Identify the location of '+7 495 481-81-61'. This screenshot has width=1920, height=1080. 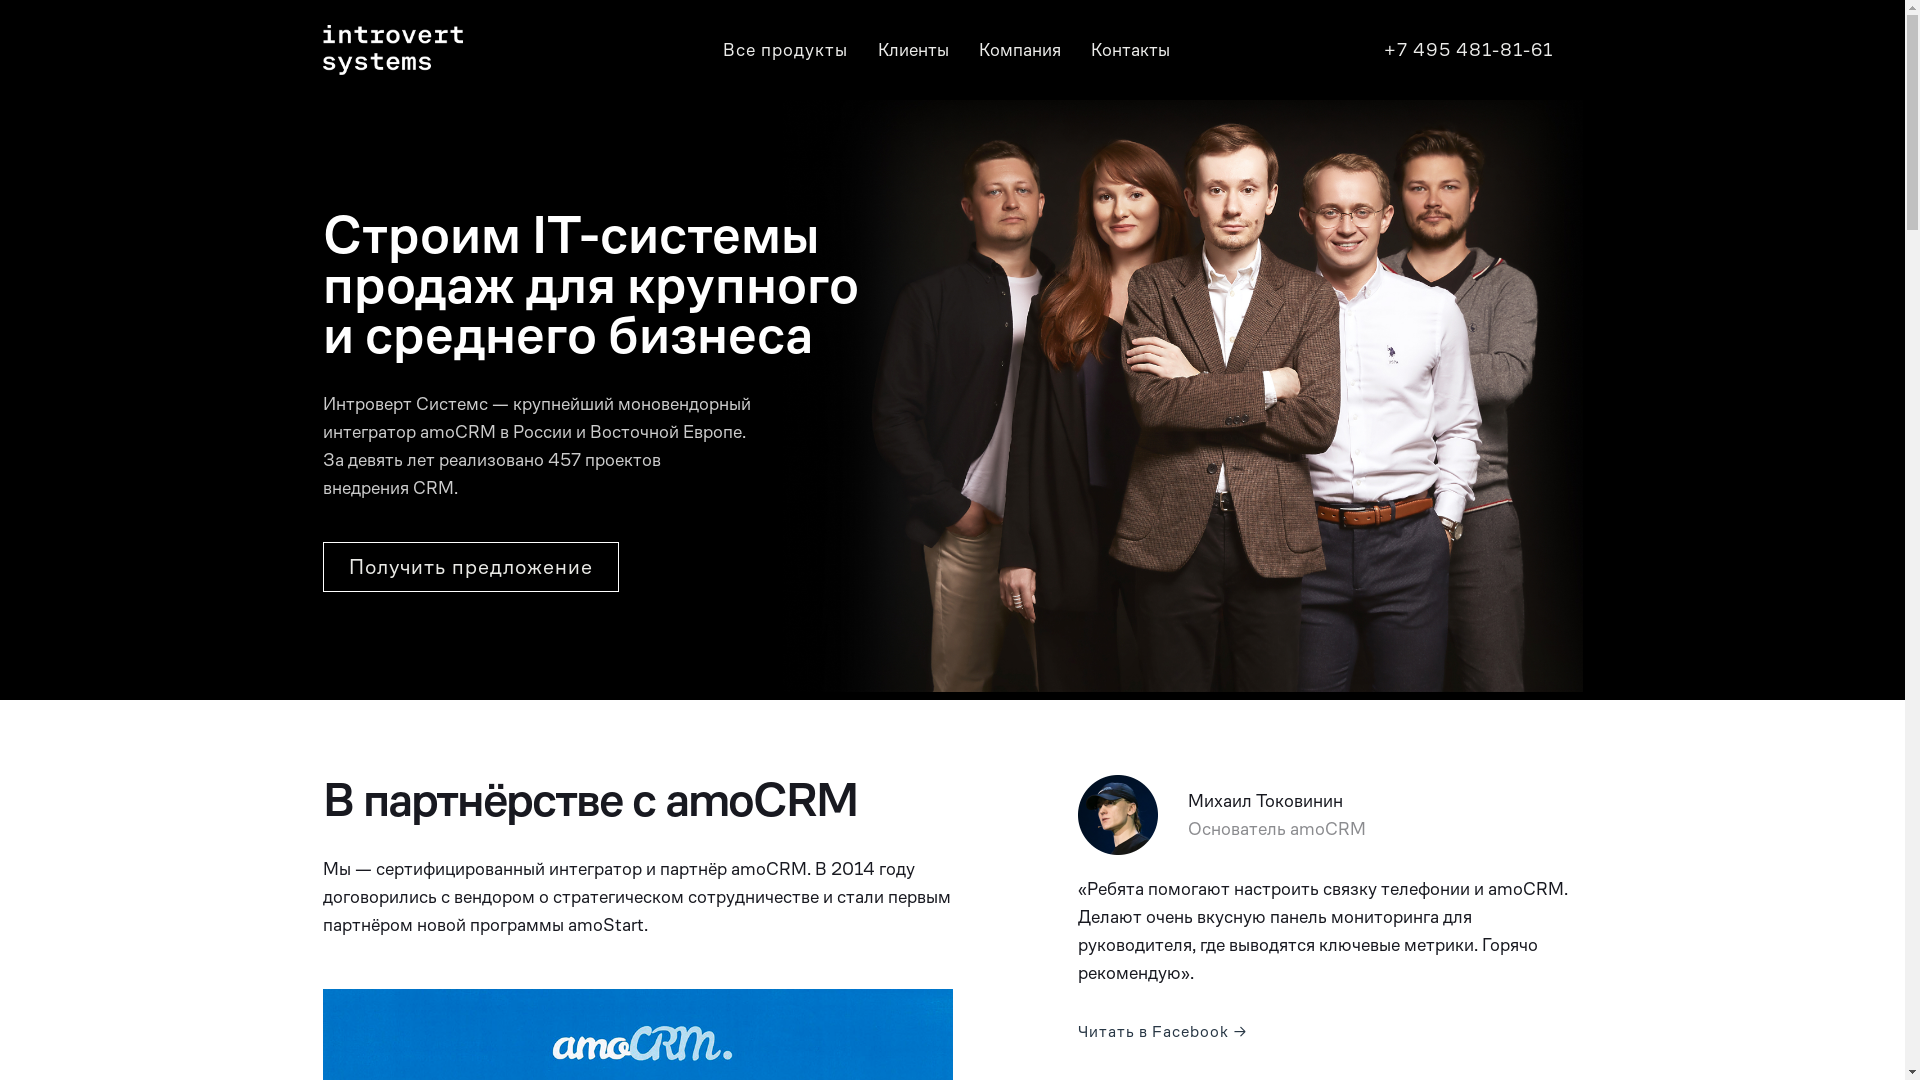
(1468, 49).